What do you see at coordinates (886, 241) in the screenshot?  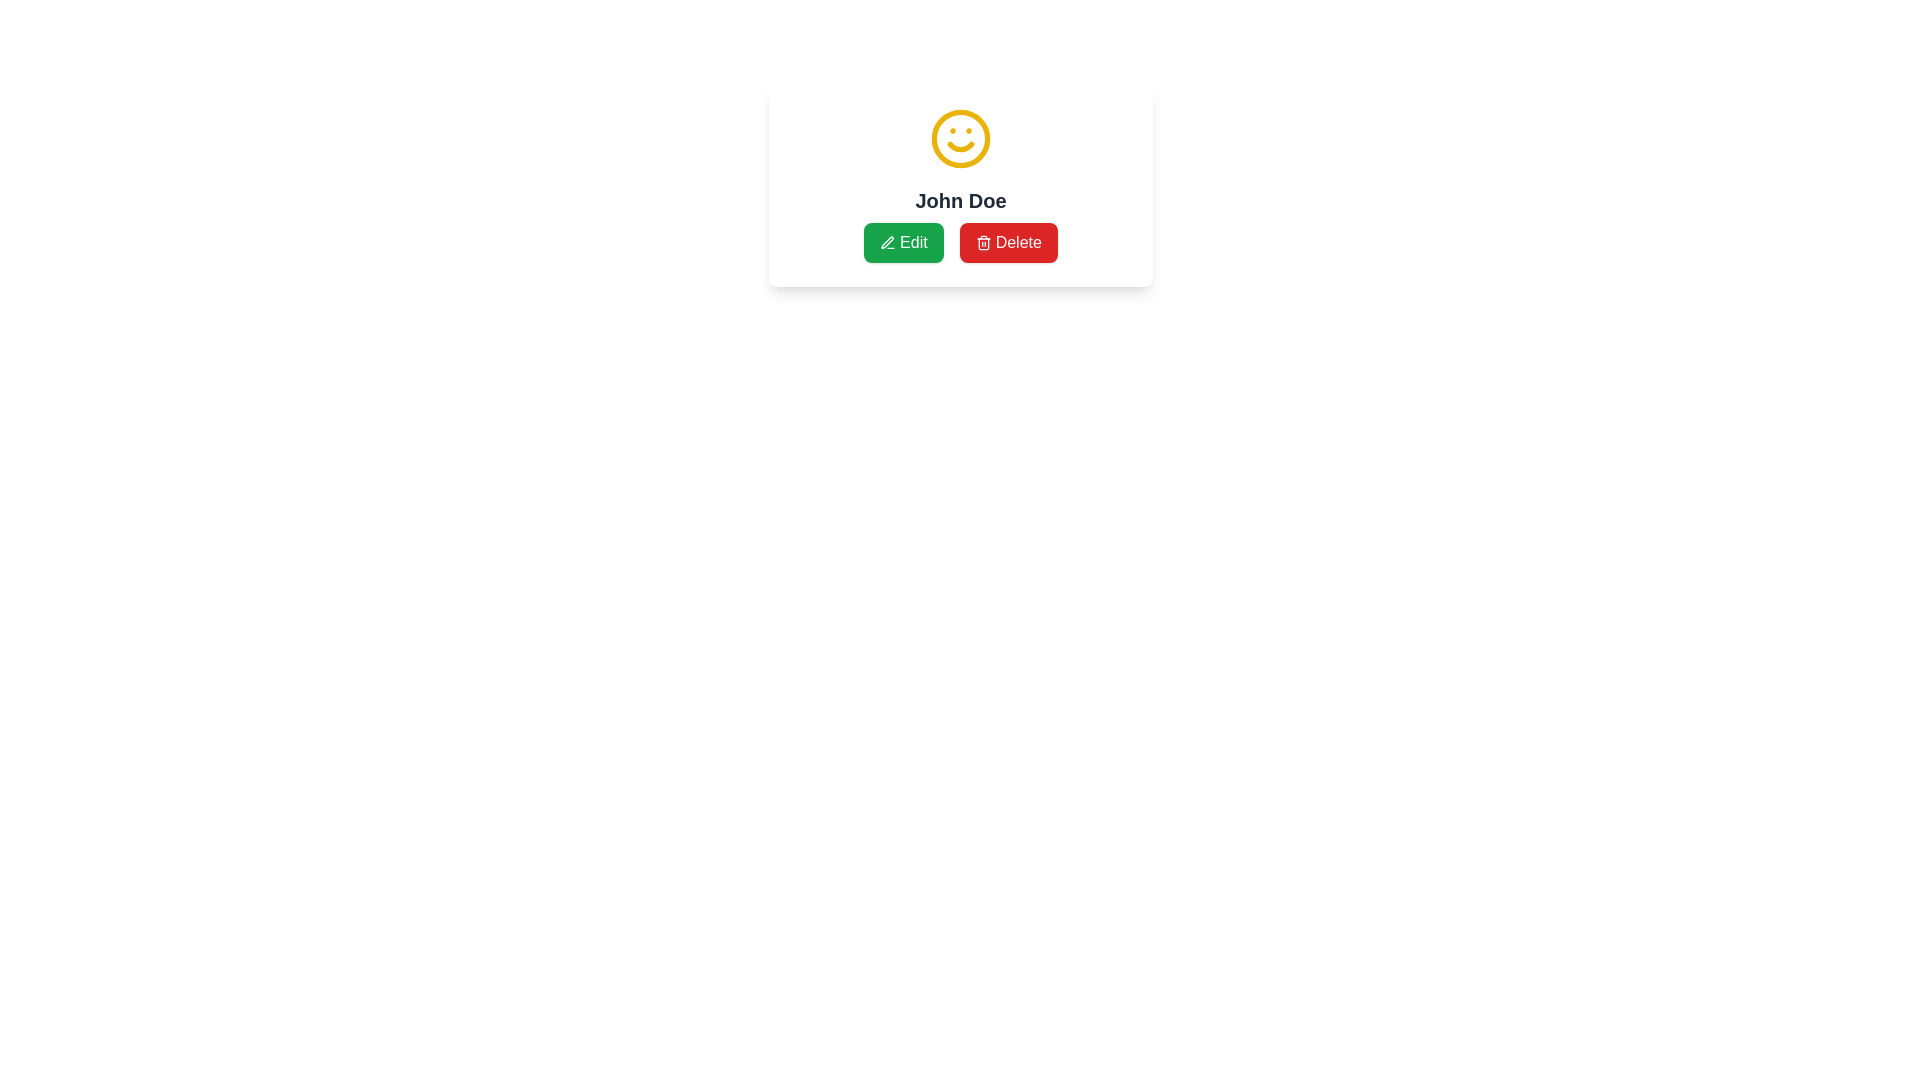 I see `the decorative icon inside the green 'Edit' button` at bounding box center [886, 241].